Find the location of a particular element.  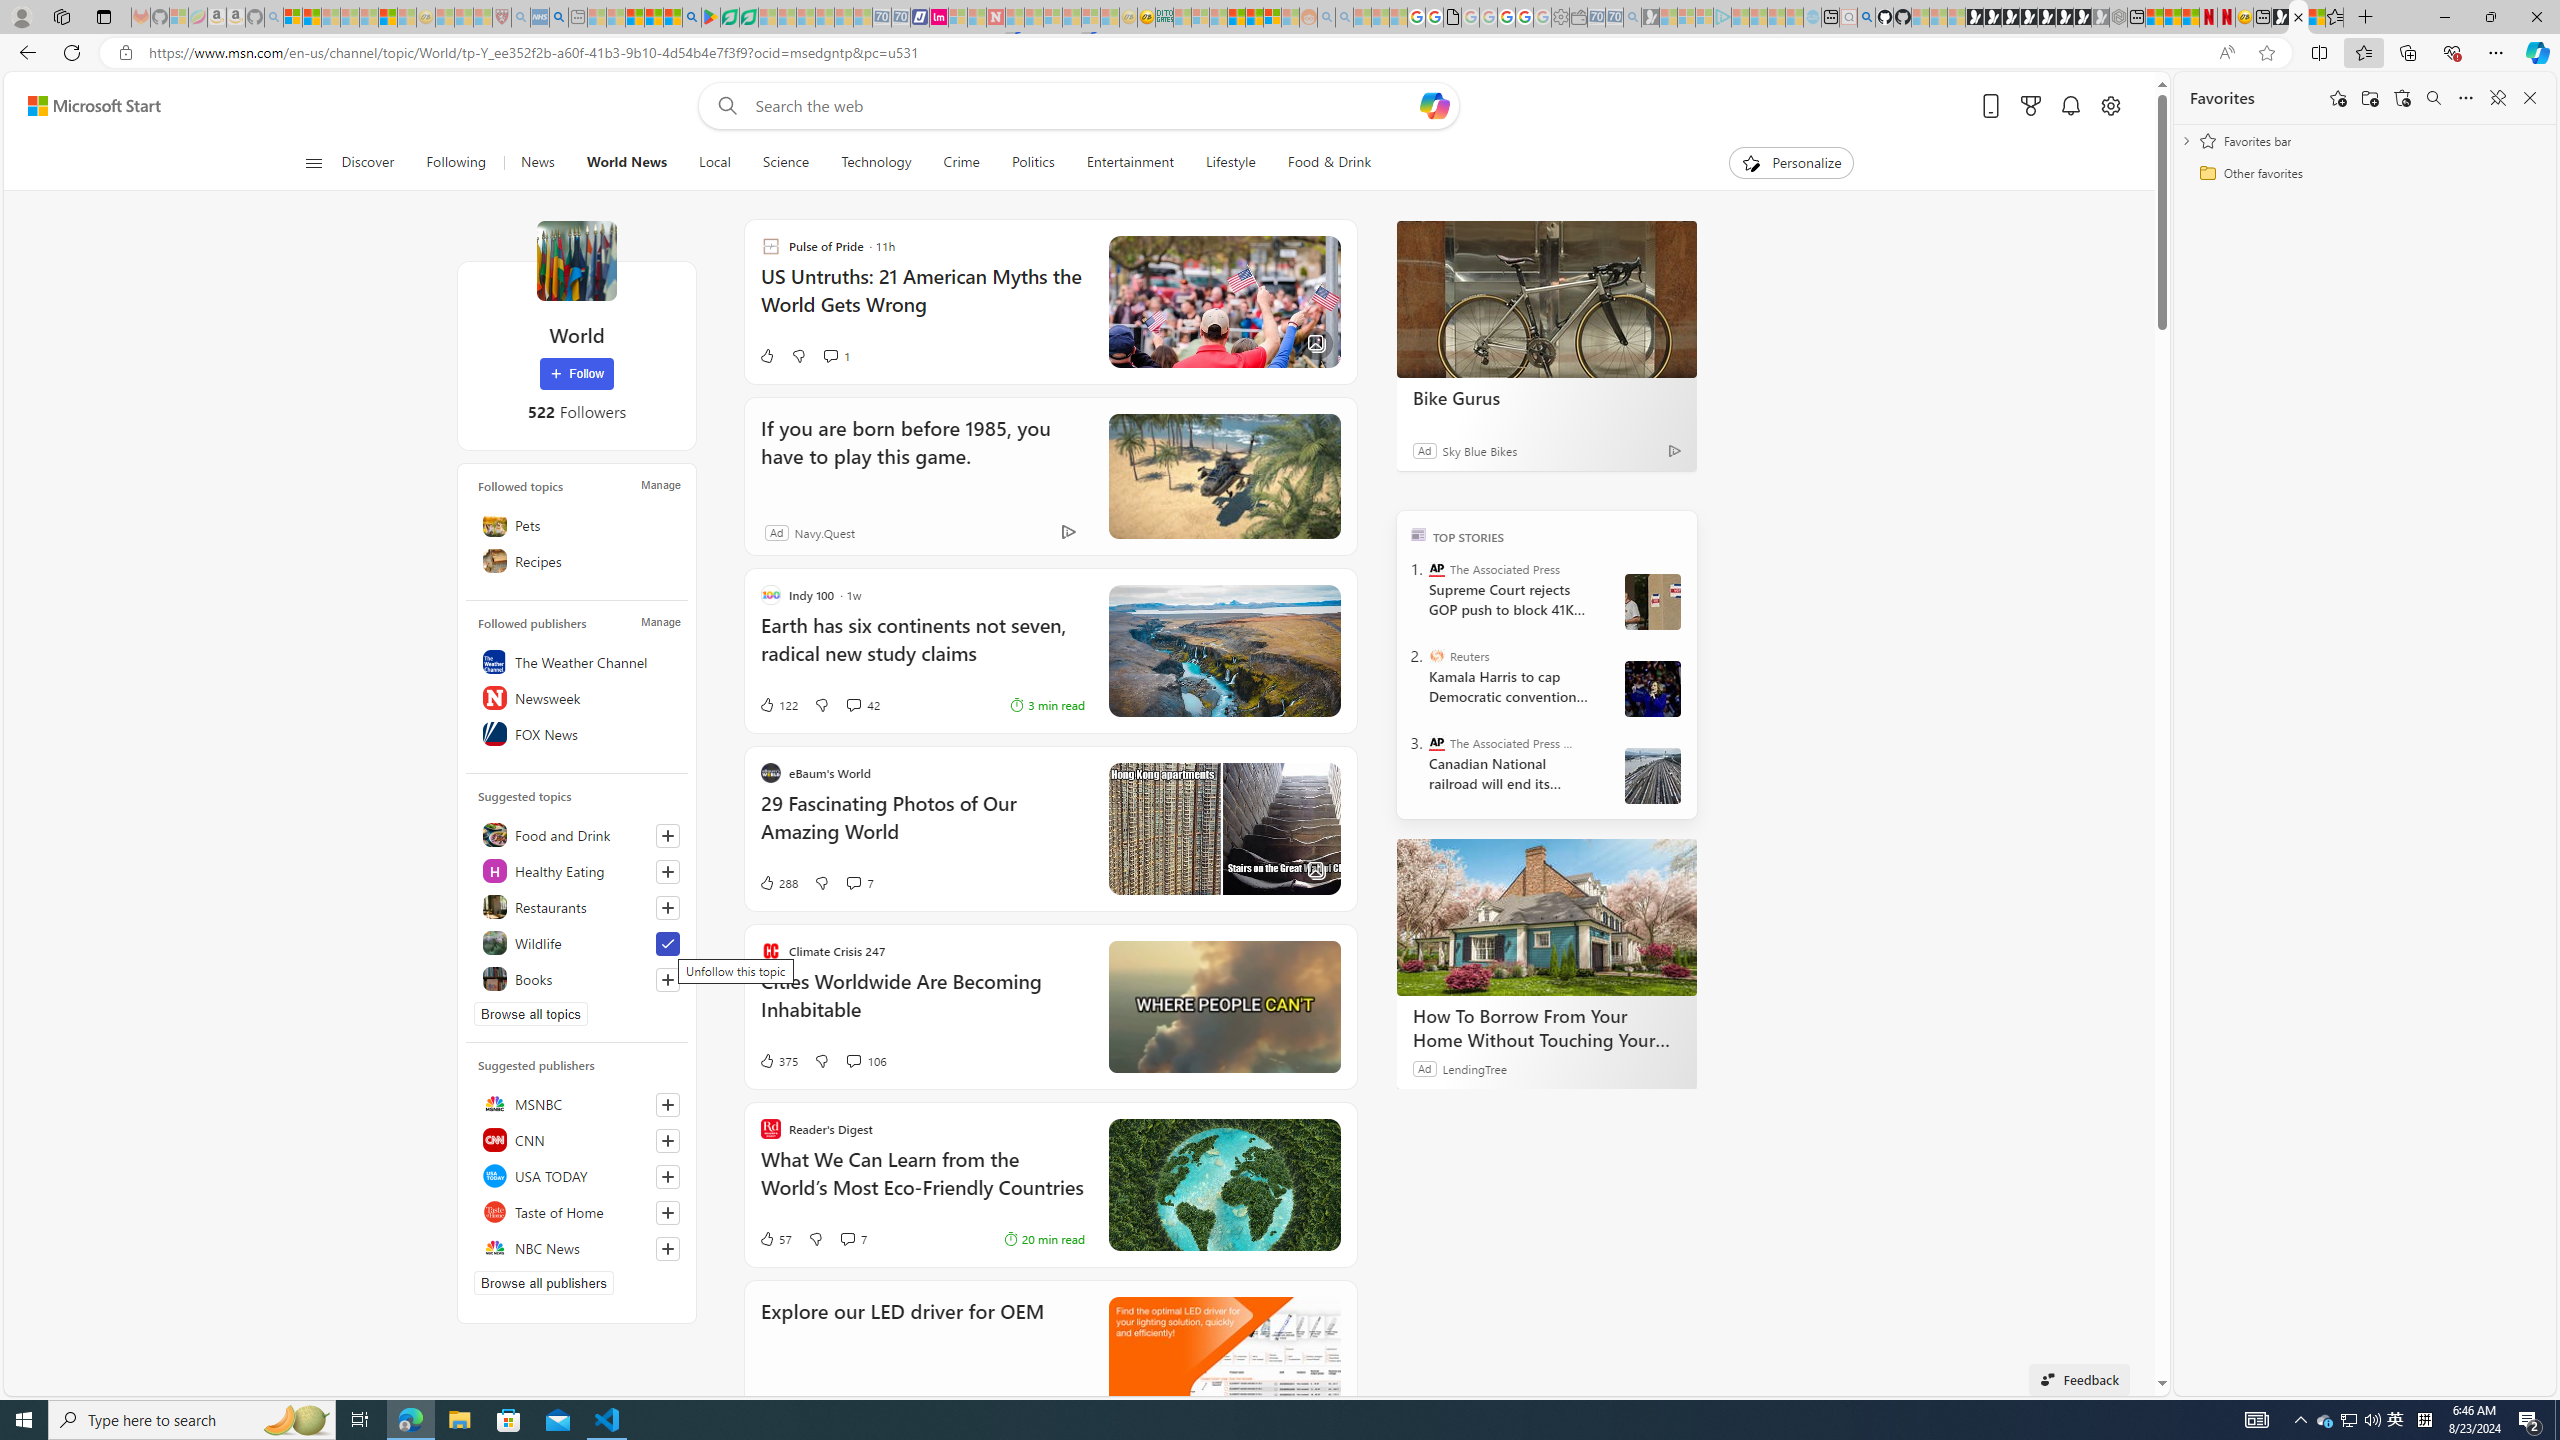

'Wildlife' is located at coordinates (575, 942).